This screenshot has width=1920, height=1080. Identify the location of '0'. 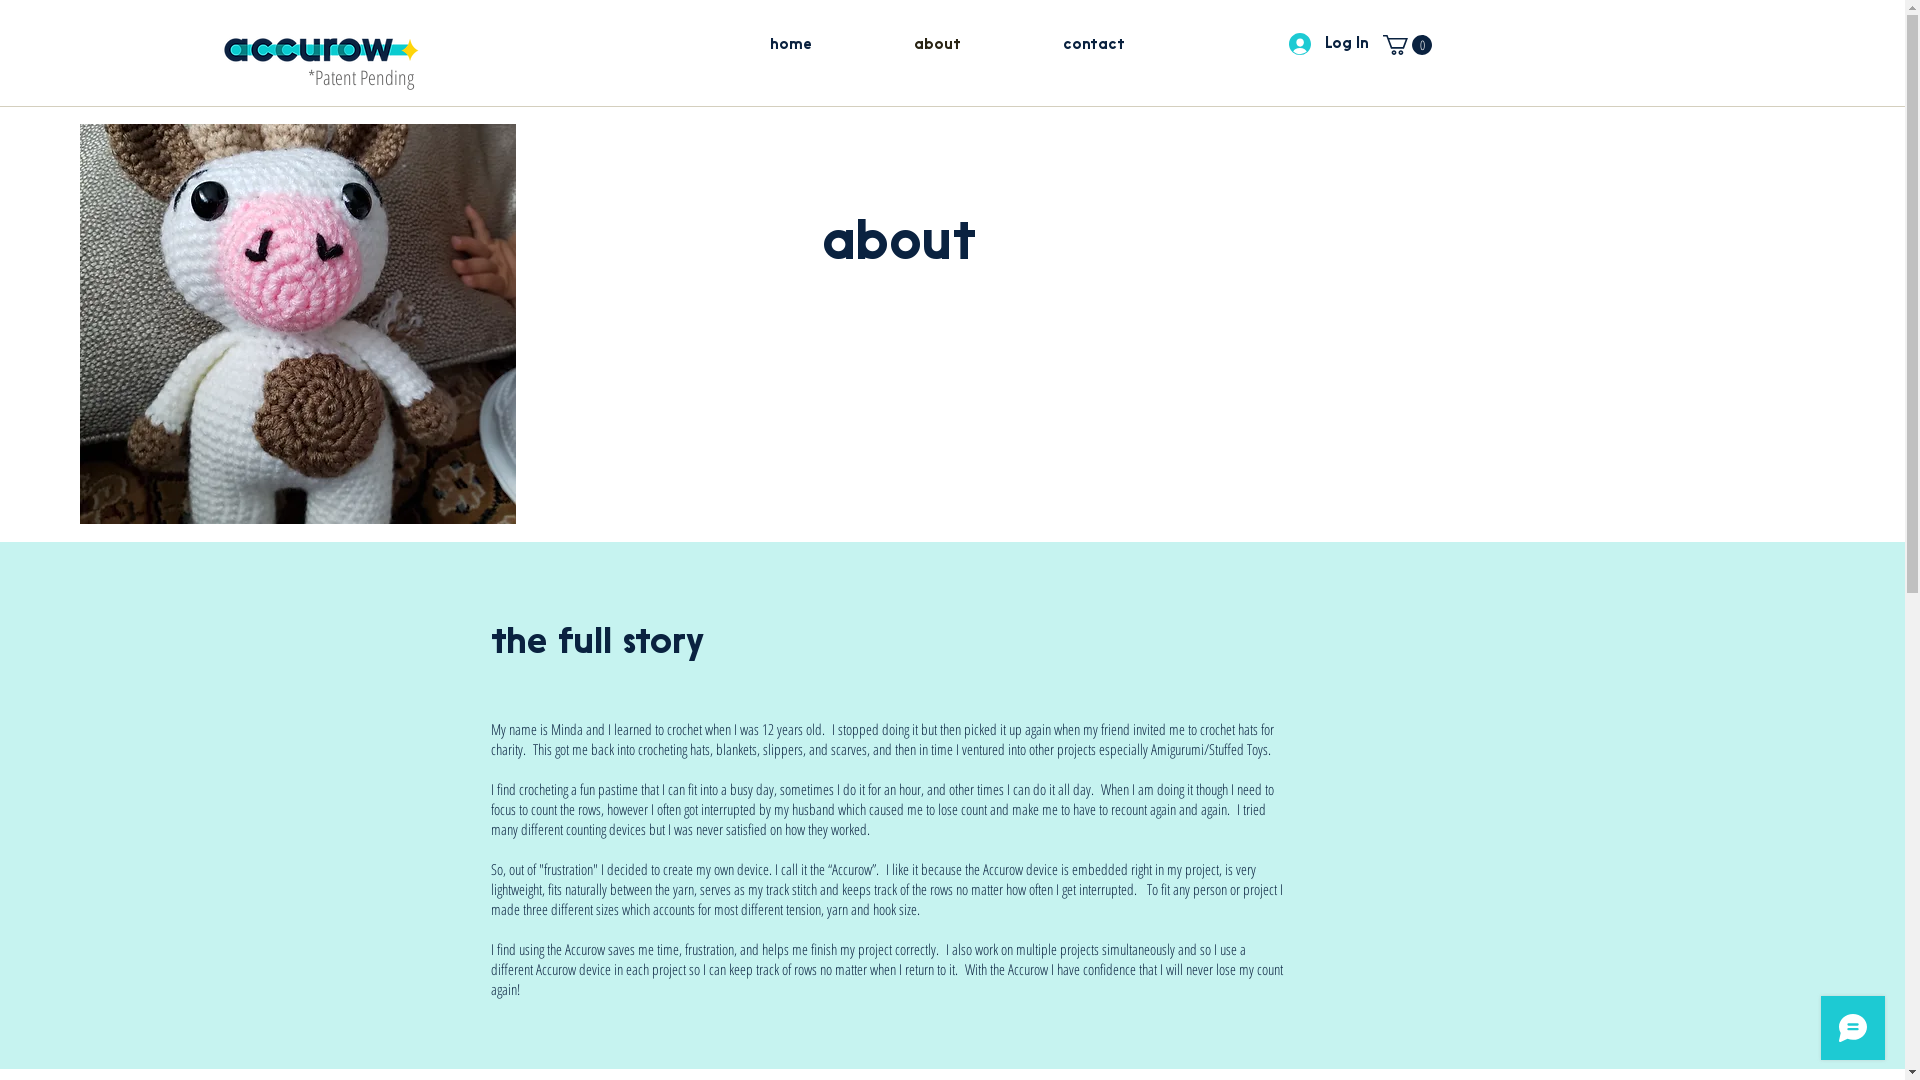
(1405, 45).